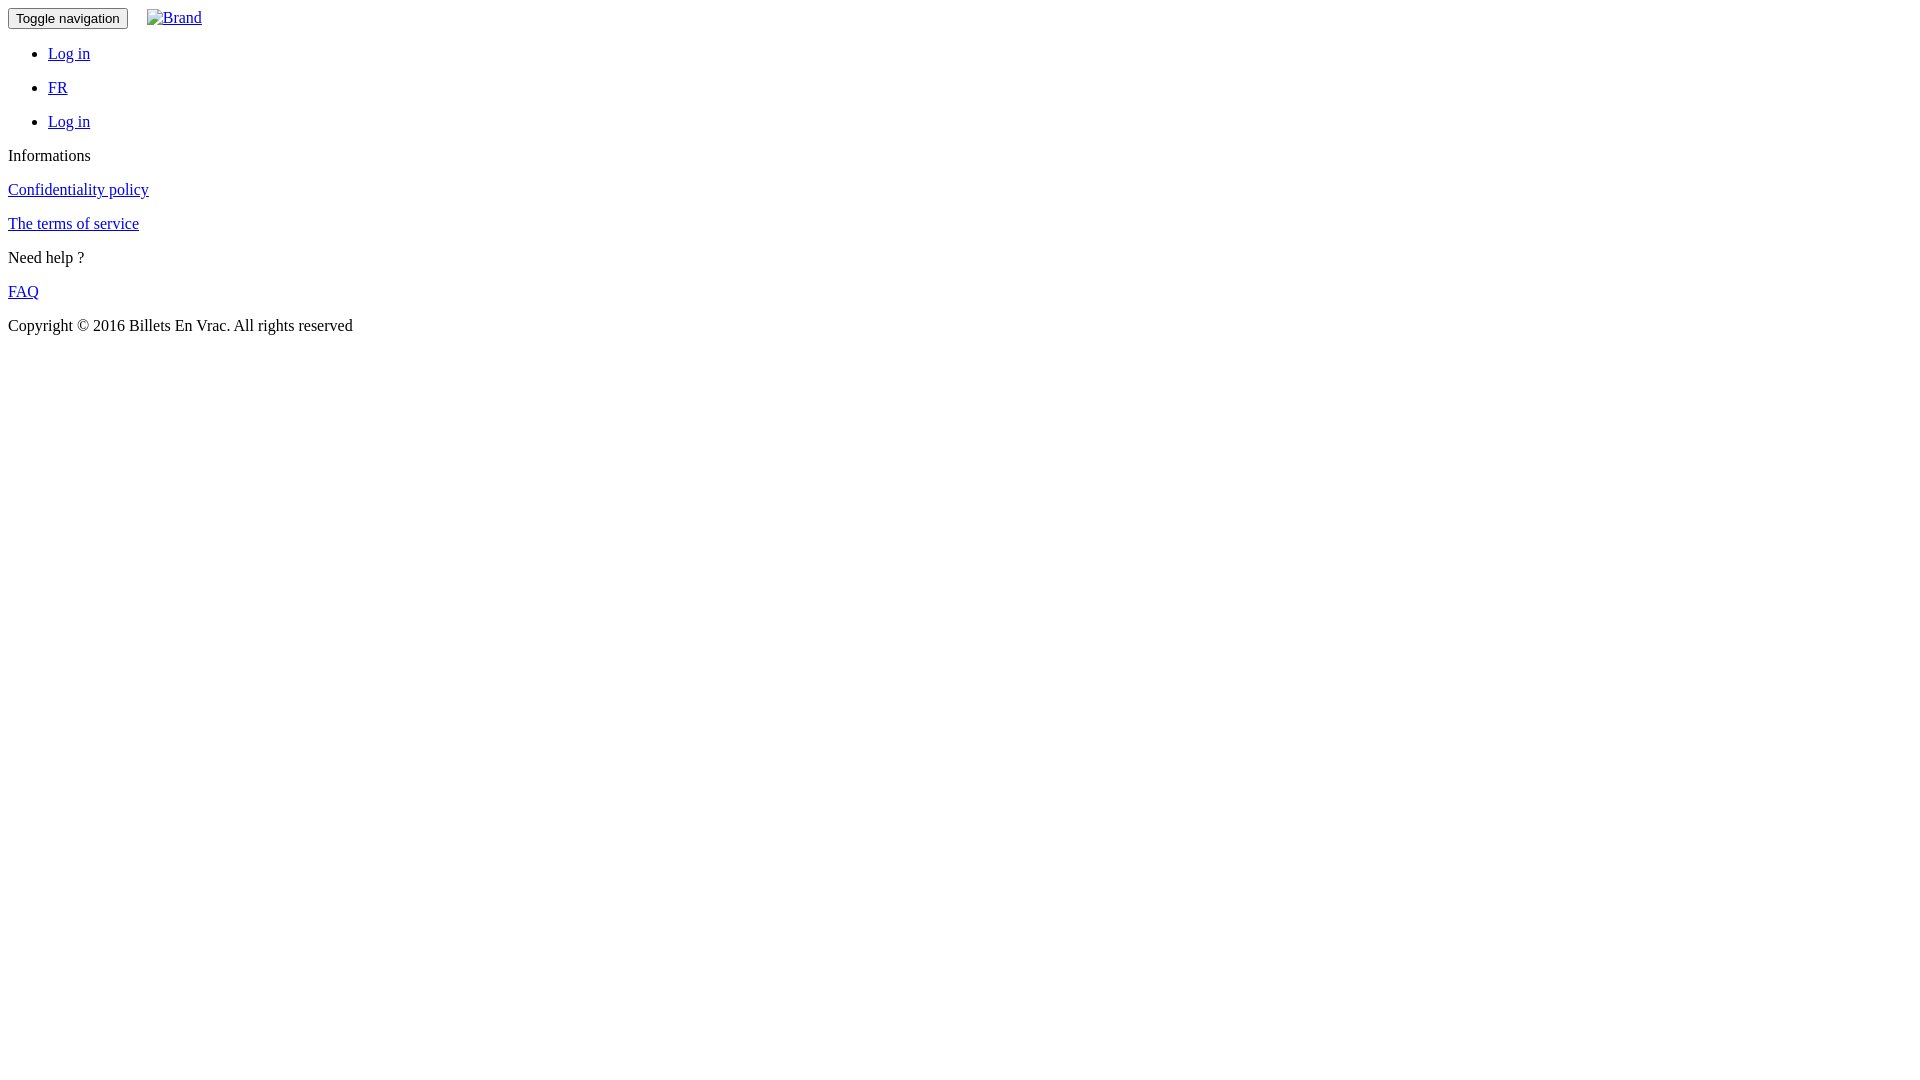 The height and width of the screenshot is (1080, 1920). What do you see at coordinates (57, 86) in the screenshot?
I see `'FR'` at bounding box center [57, 86].